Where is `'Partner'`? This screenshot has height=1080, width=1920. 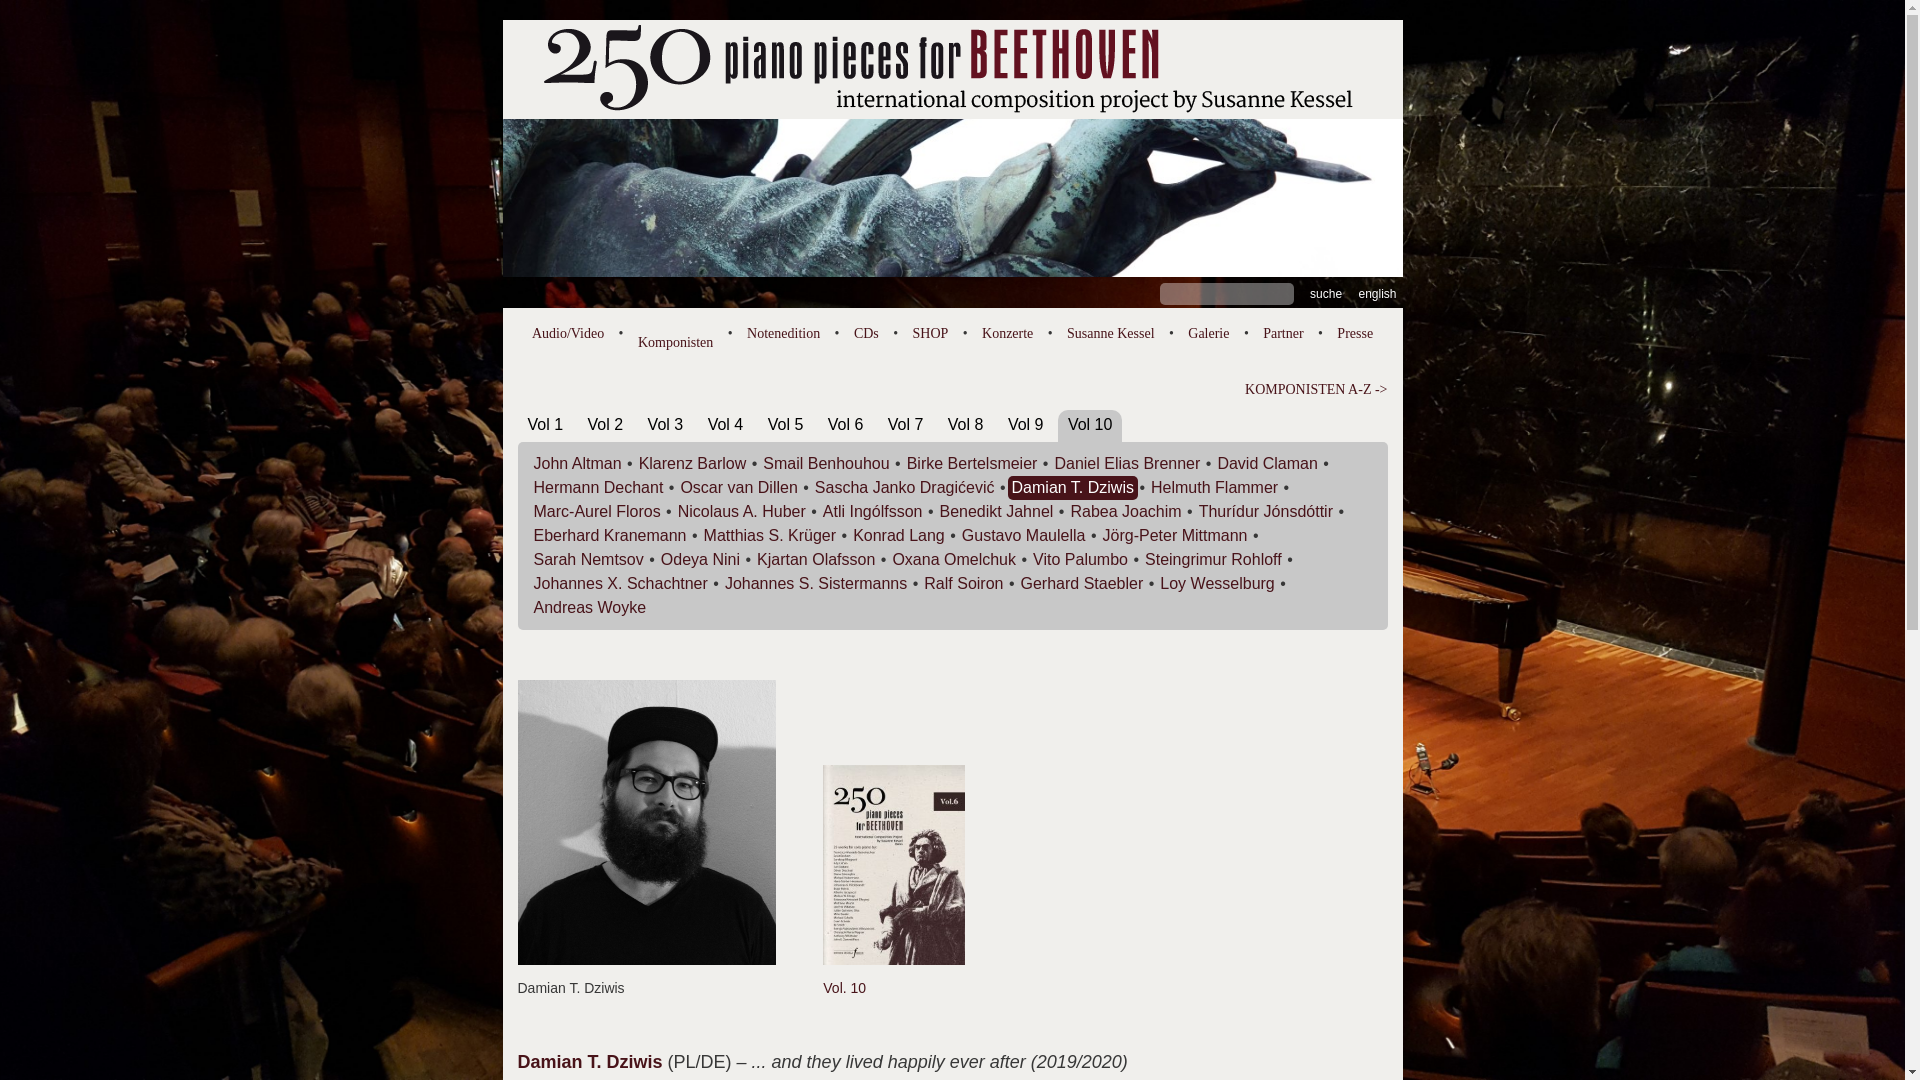
'Partner' is located at coordinates (1282, 332).